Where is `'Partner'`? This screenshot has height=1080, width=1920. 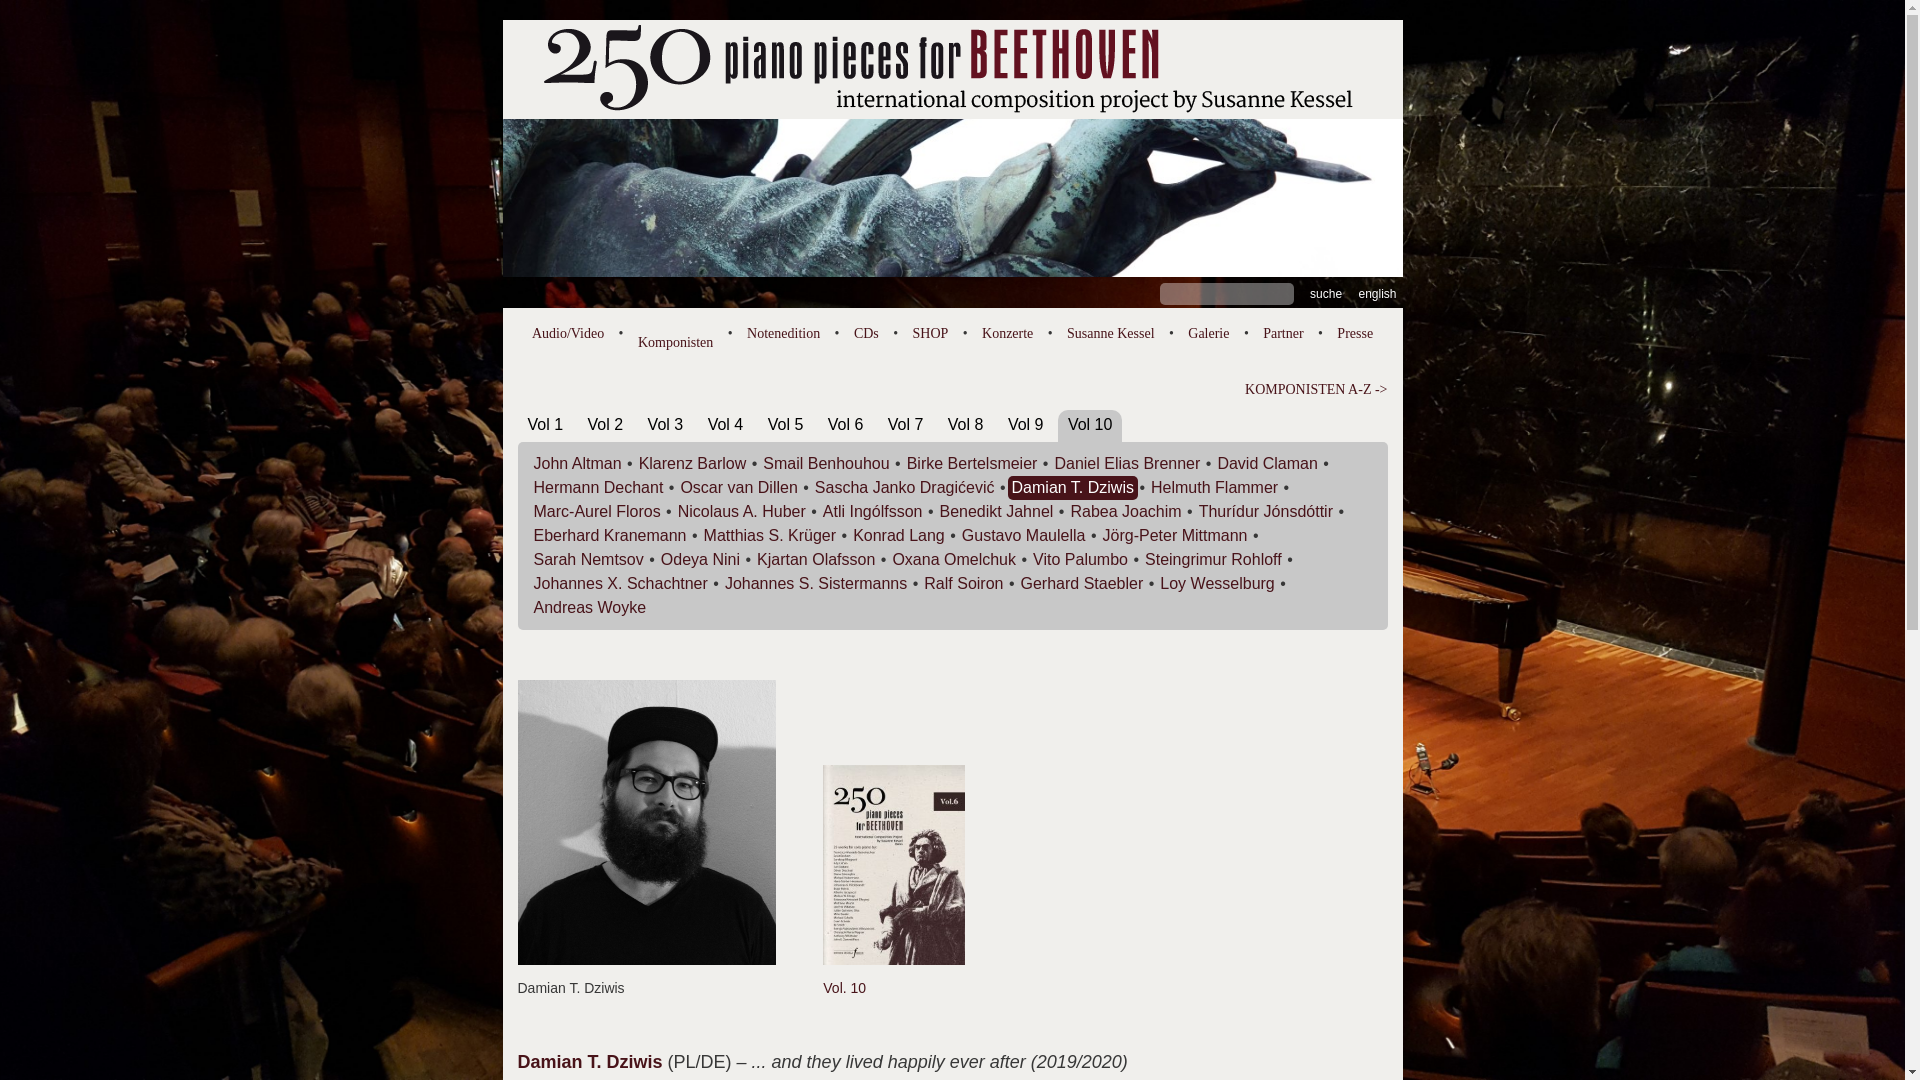
'Partner' is located at coordinates (1282, 332).